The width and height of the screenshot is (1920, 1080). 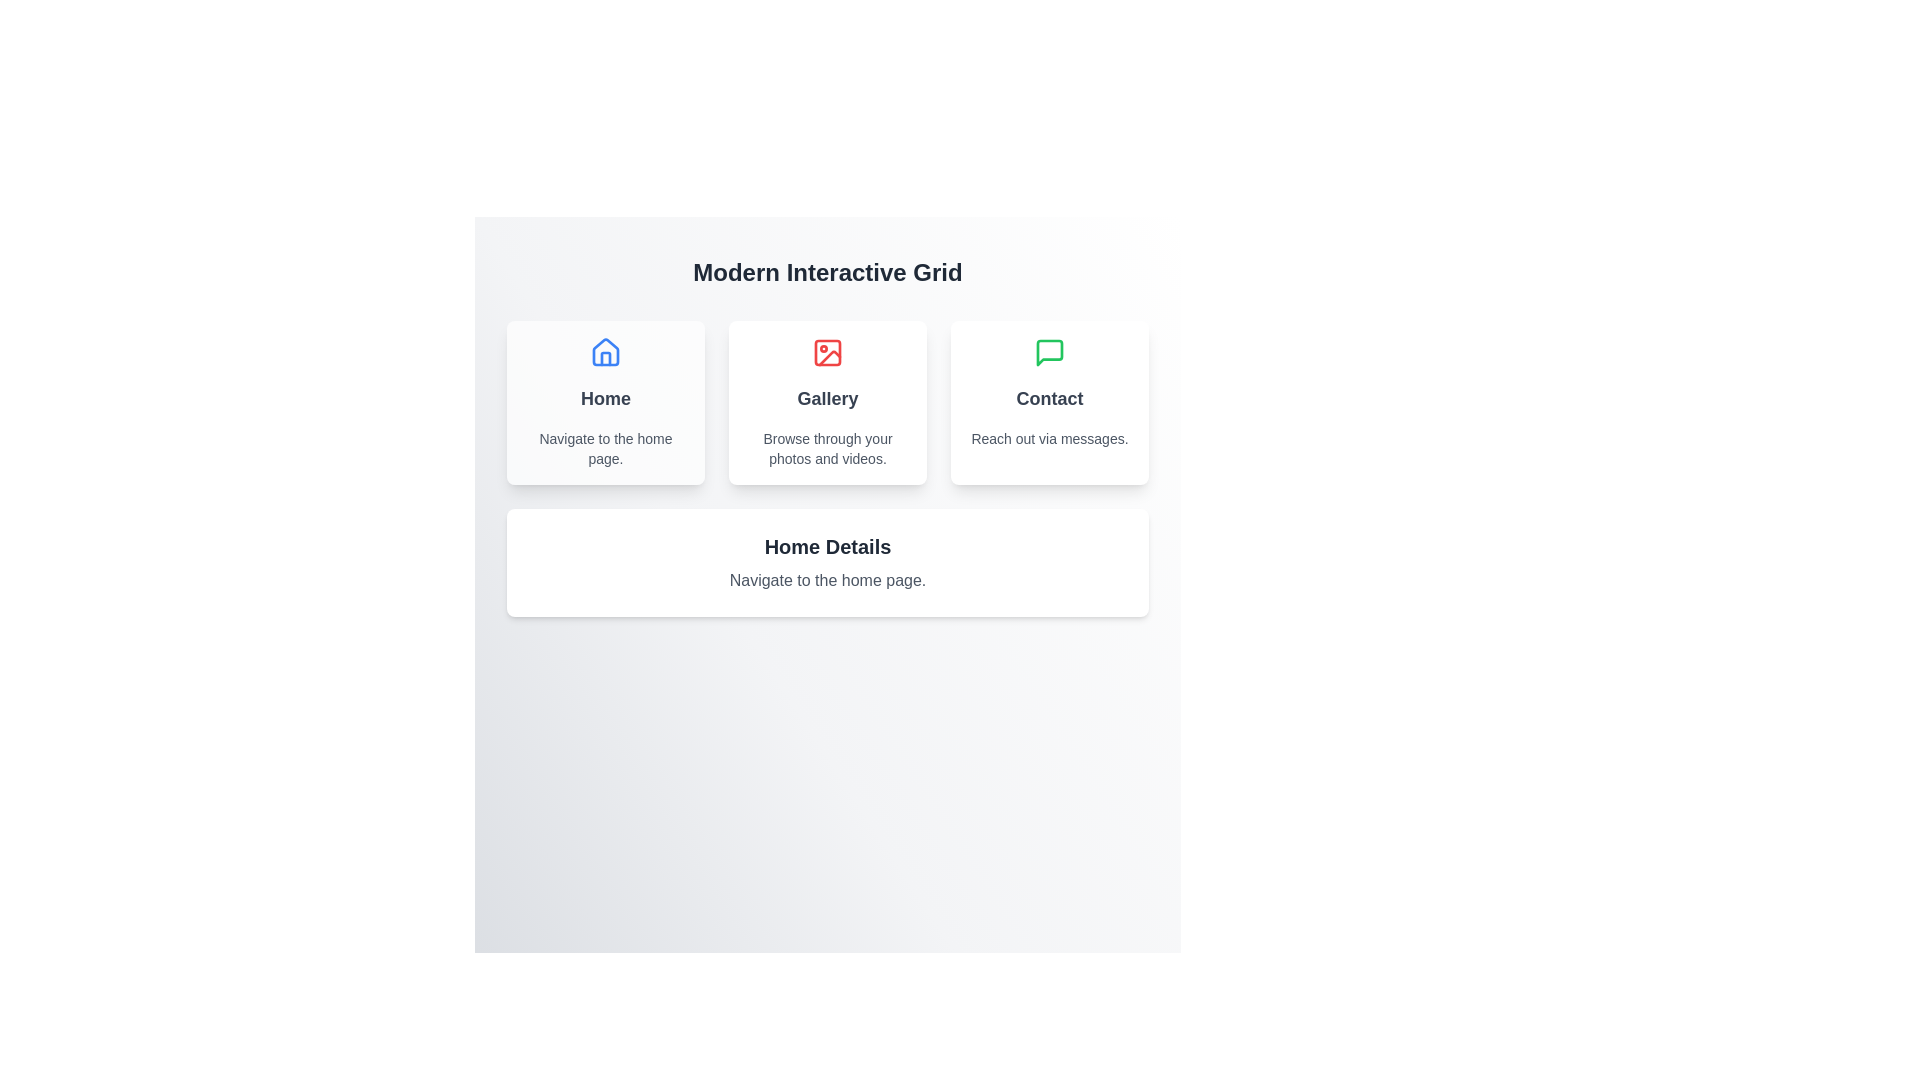 I want to click on the Informational card located at the bottom section of the layout, centered horizontally beneath the cards labeled 'Home', 'Gallery', and 'Contact', so click(x=828, y=563).